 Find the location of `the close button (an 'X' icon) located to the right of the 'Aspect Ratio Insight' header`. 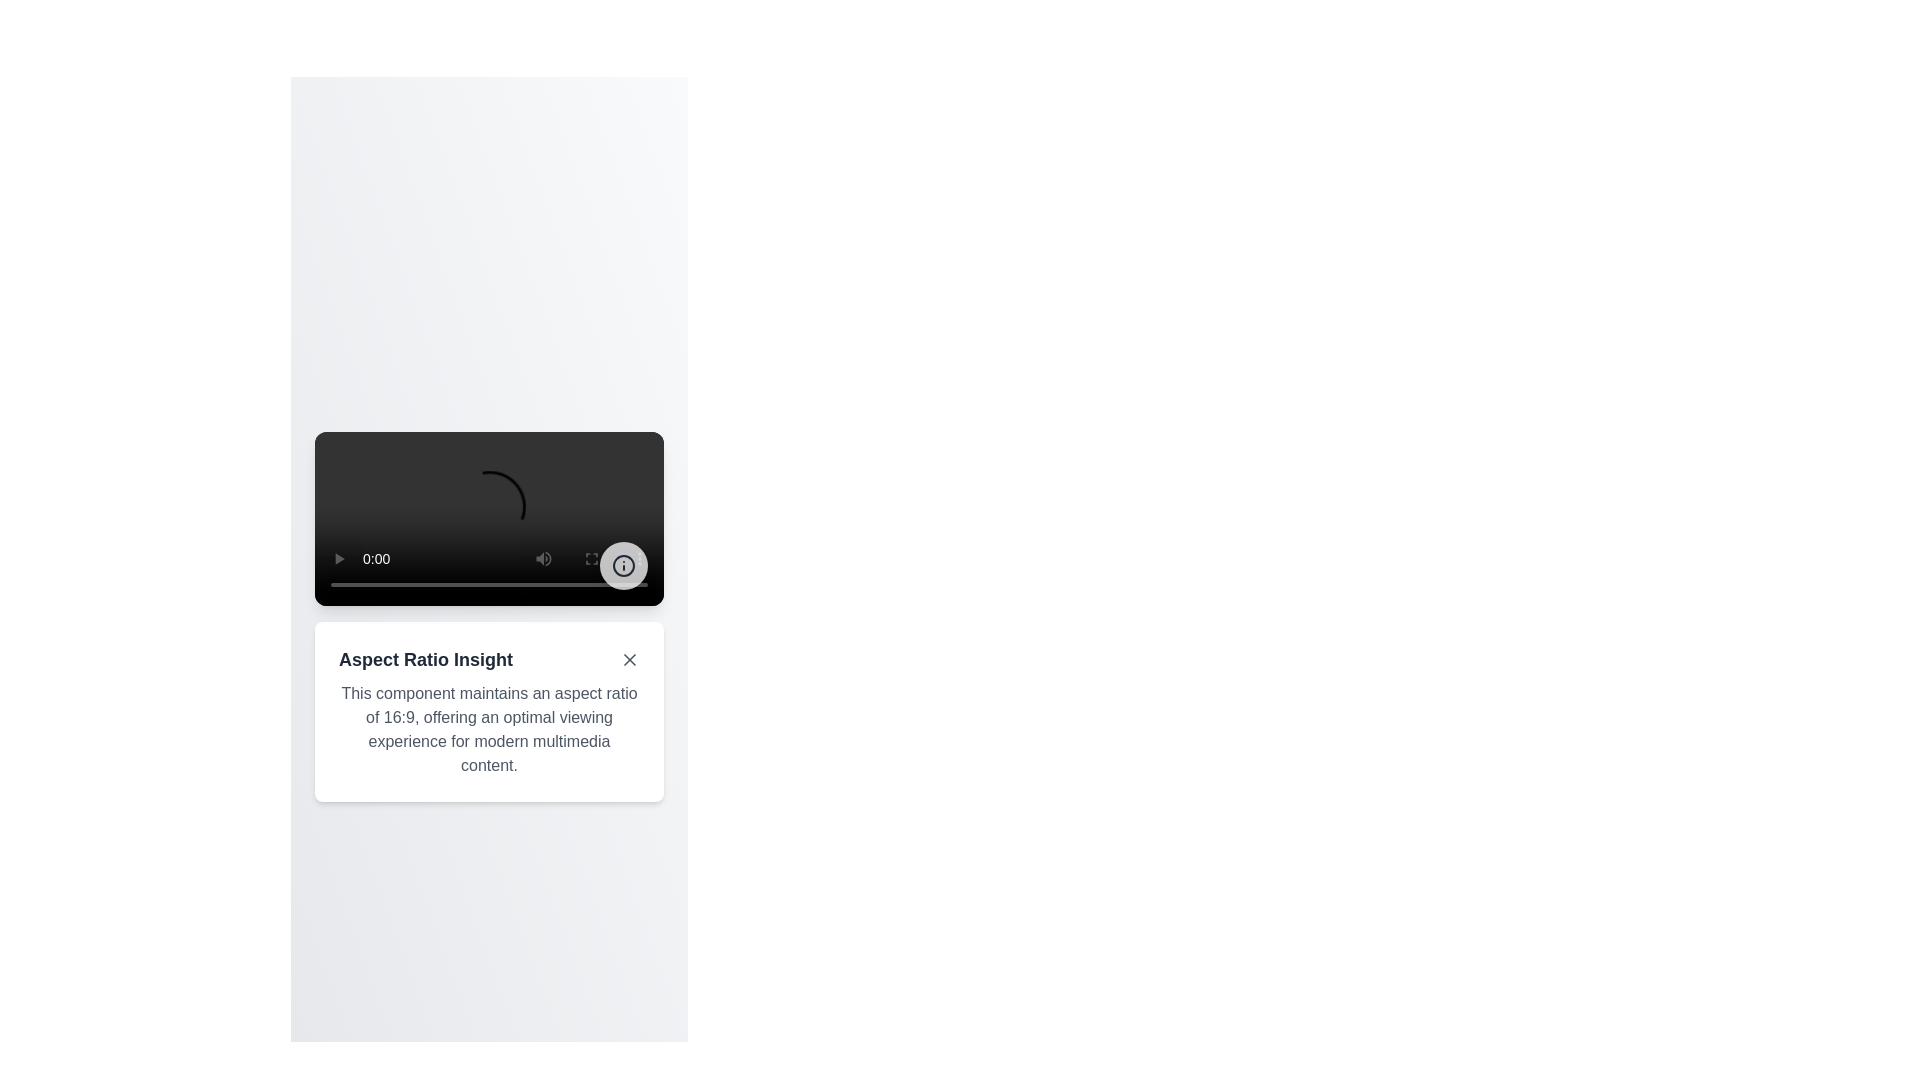

the close button (an 'X' icon) located to the right of the 'Aspect Ratio Insight' header is located at coordinates (628, 659).